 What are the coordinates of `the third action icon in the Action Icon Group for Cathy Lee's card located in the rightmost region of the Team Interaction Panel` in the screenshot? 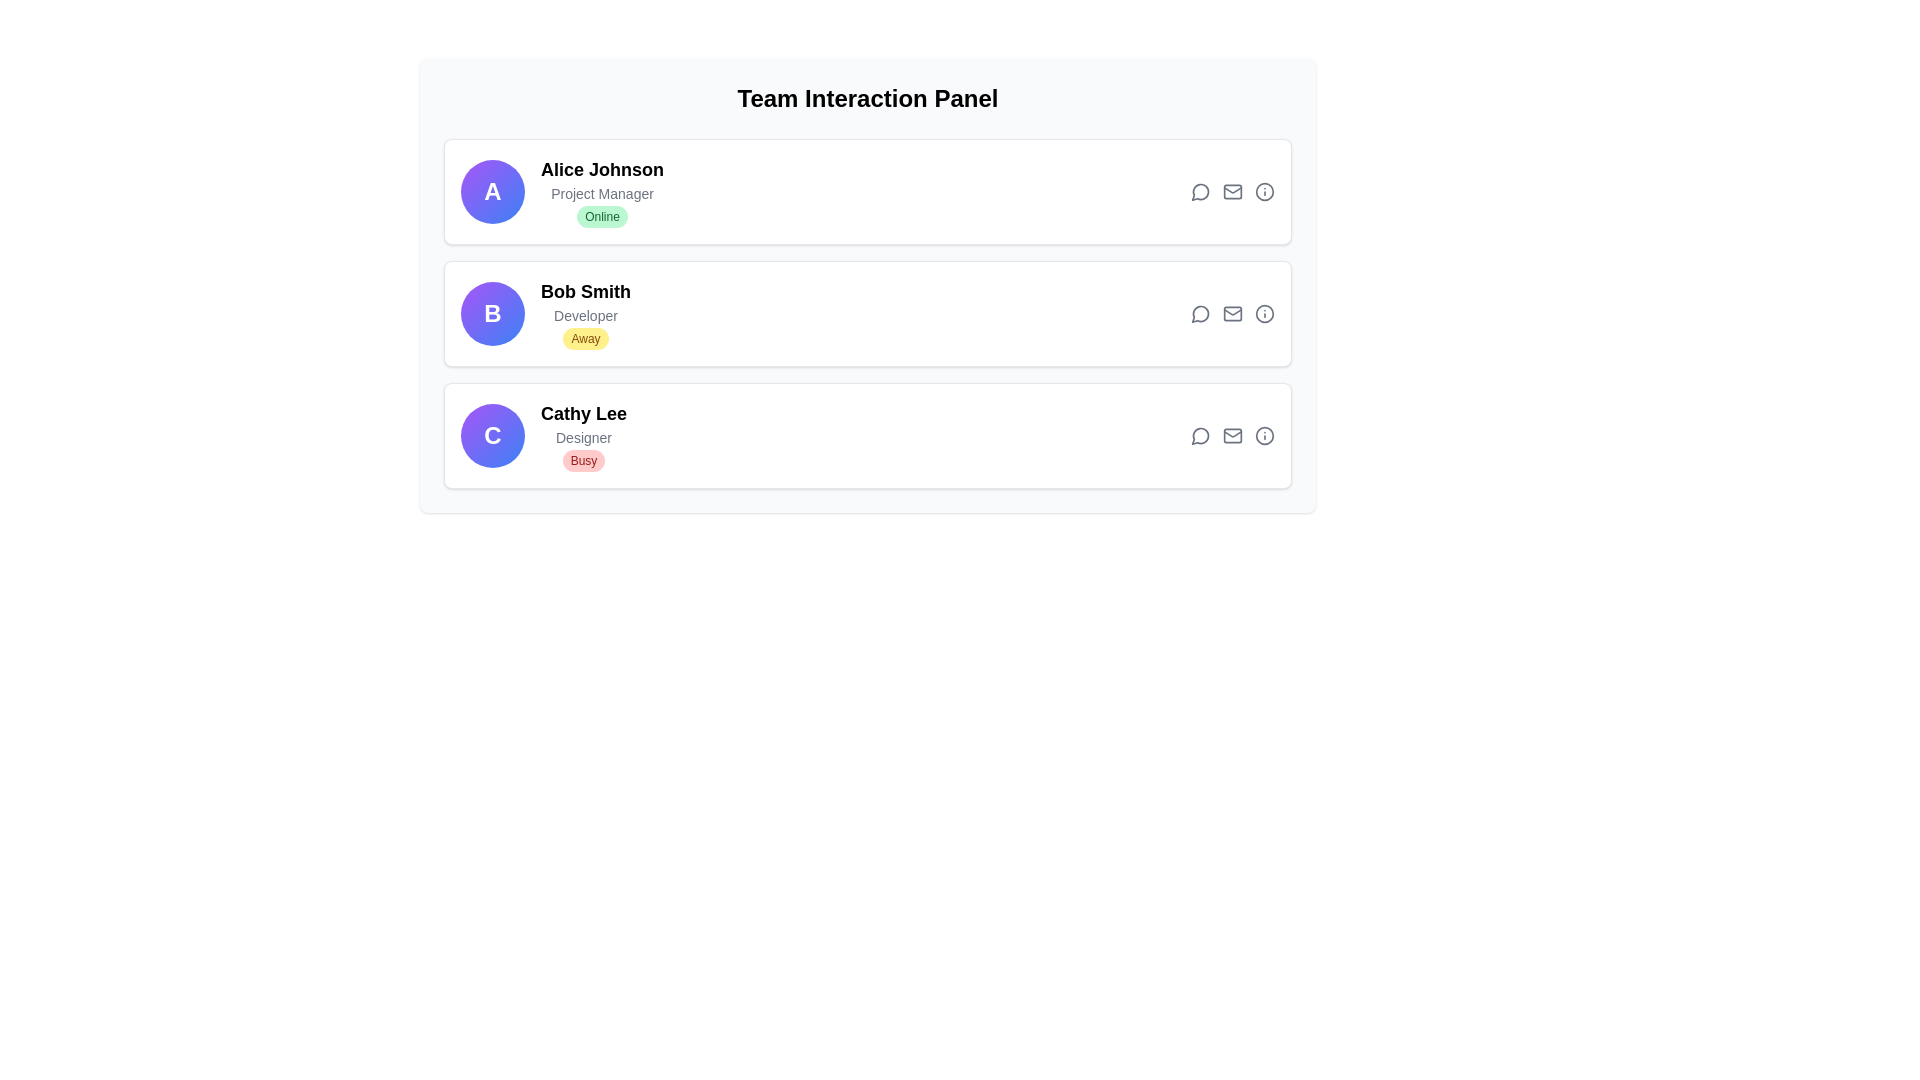 It's located at (1232, 434).